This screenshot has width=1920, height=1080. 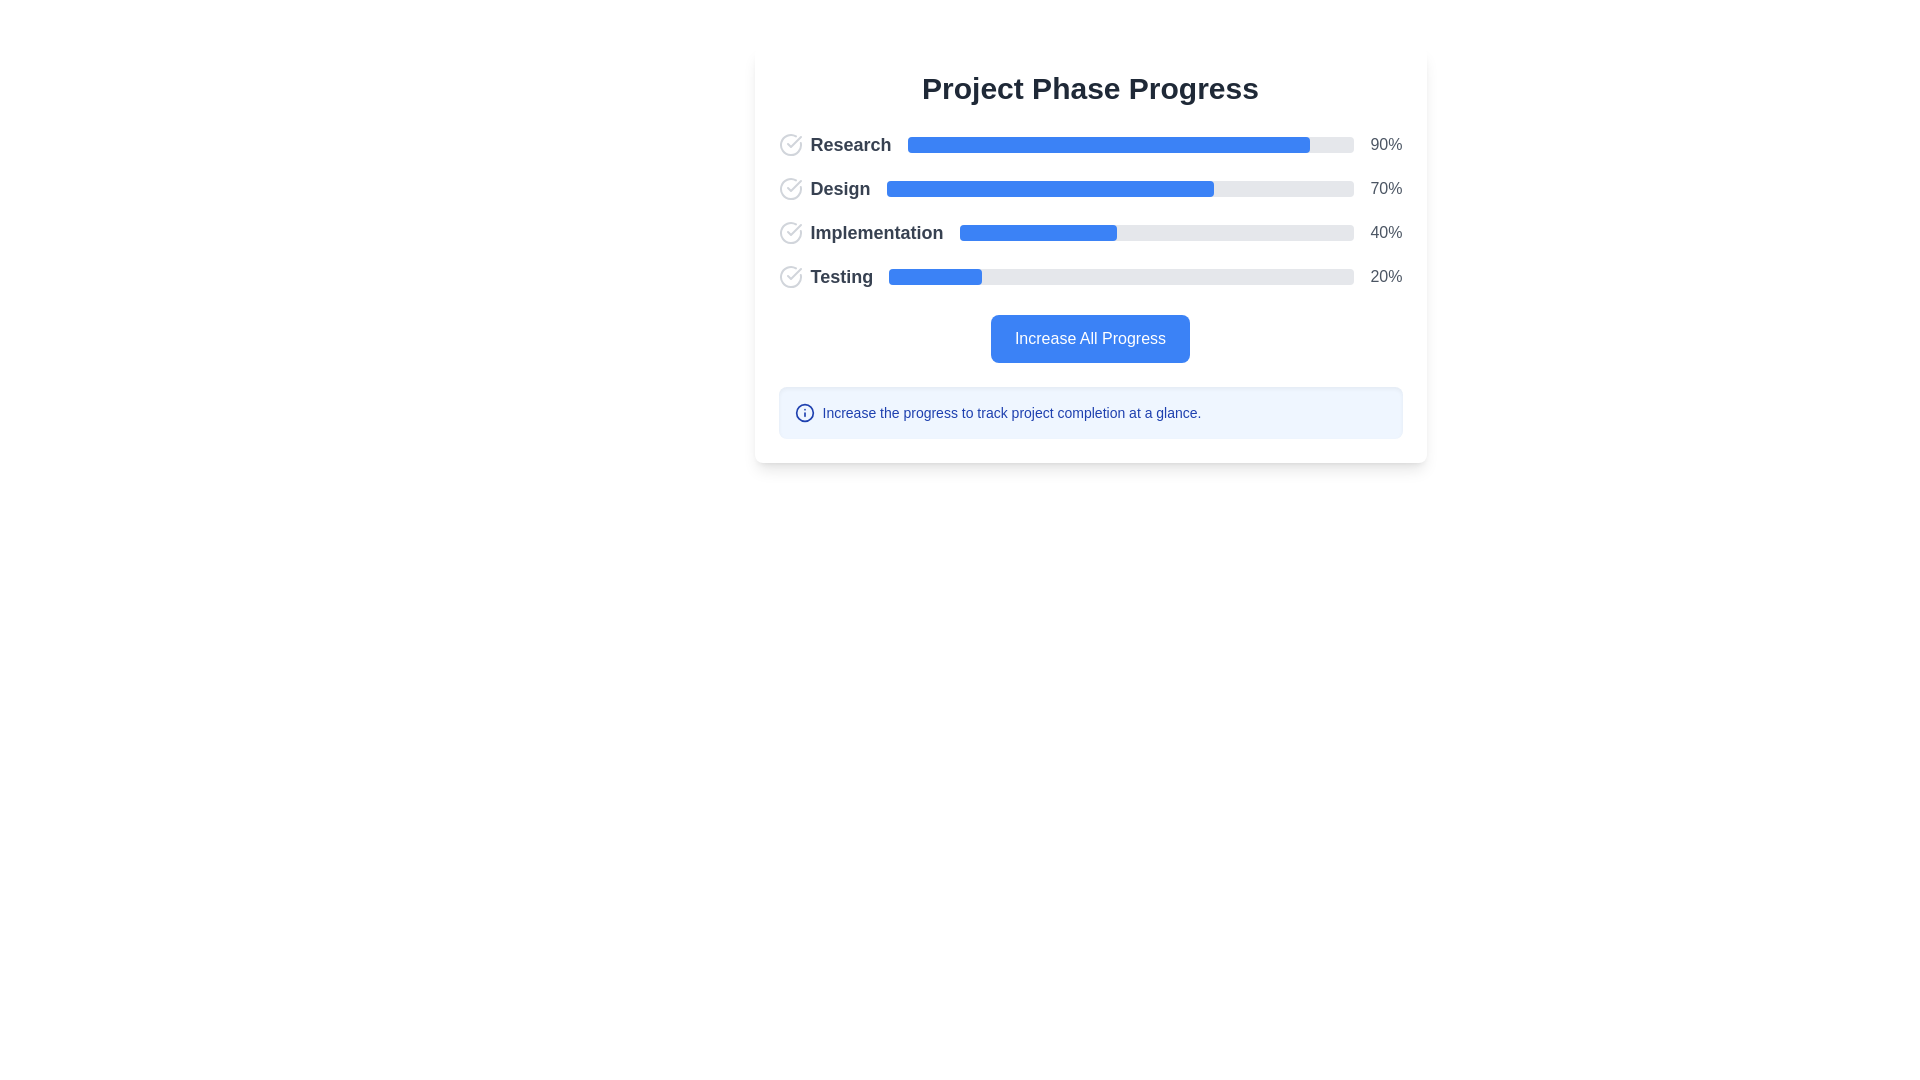 What do you see at coordinates (1089, 231) in the screenshot?
I see `the 'Implementation' progress bar to interact with adjacent elements in the Project Phase Progress list` at bounding box center [1089, 231].